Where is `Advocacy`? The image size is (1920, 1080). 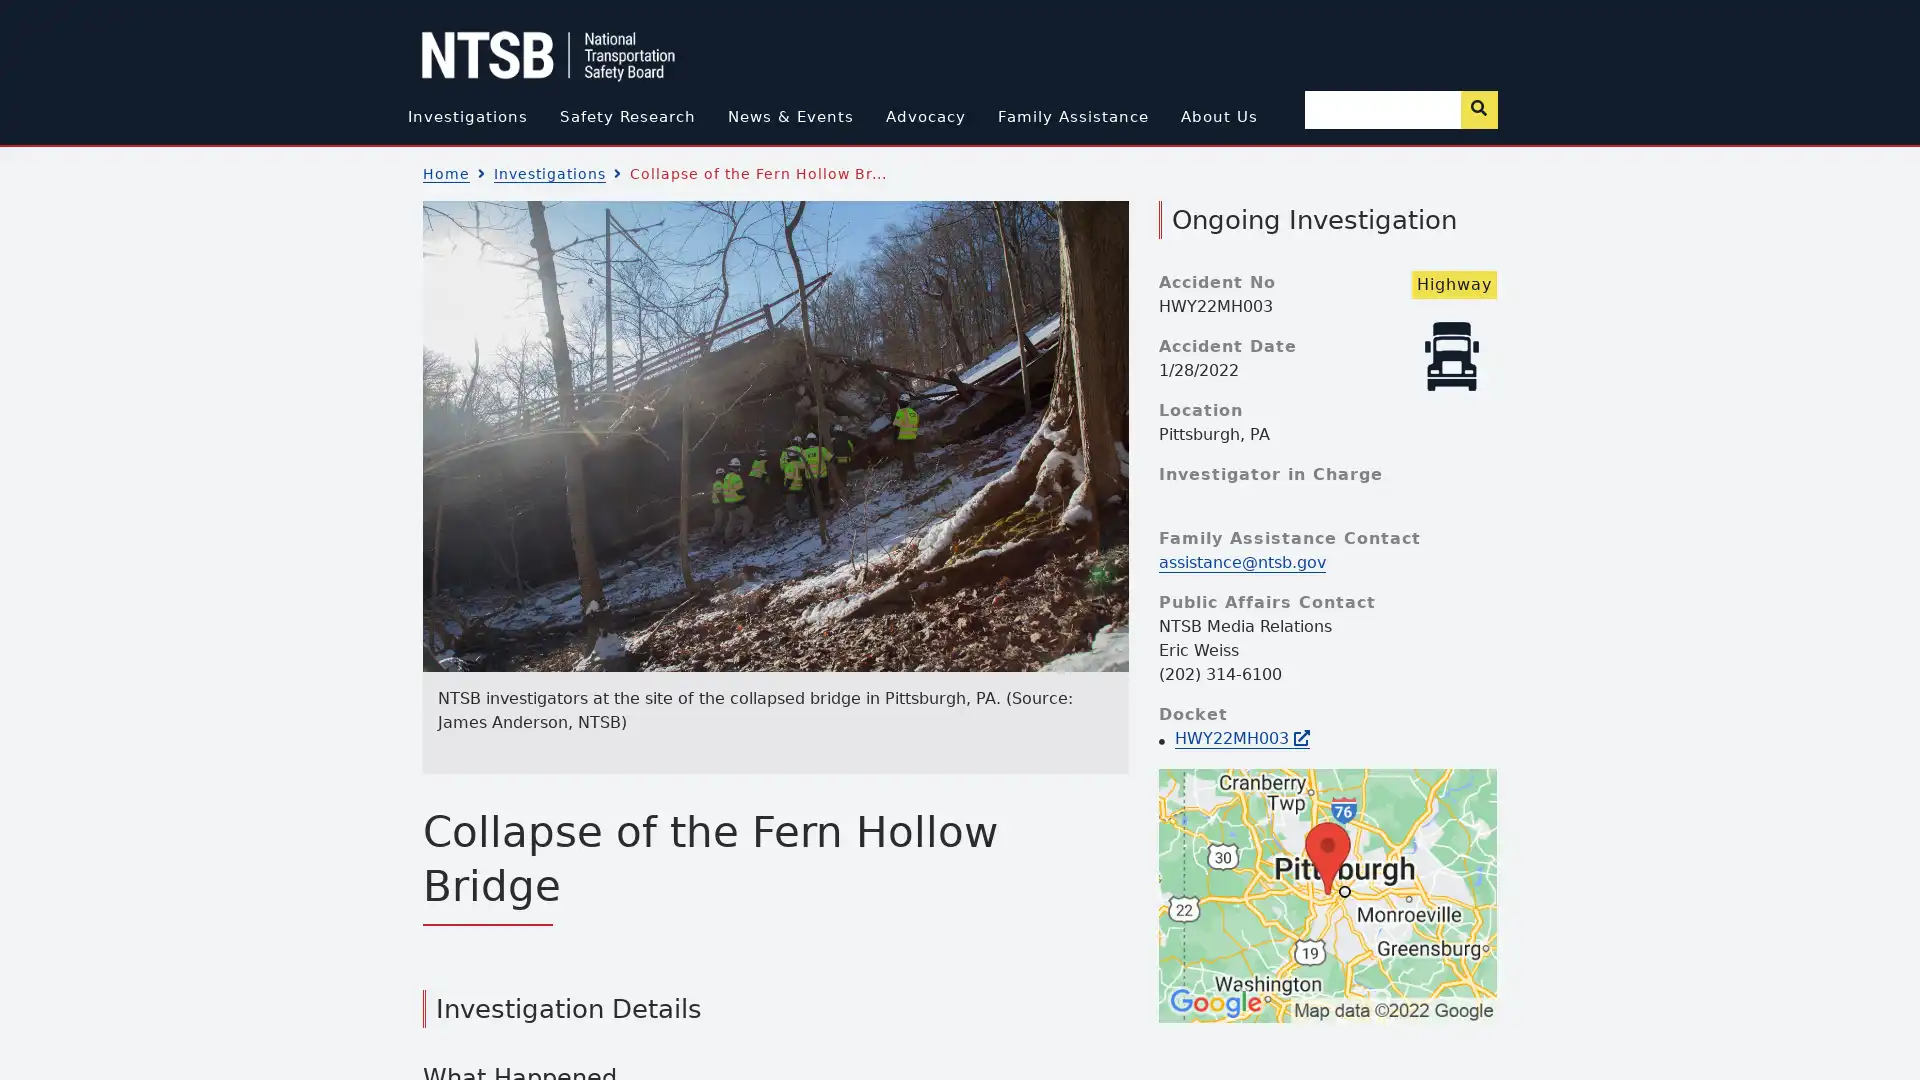 Advocacy is located at coordinates (924, 117).